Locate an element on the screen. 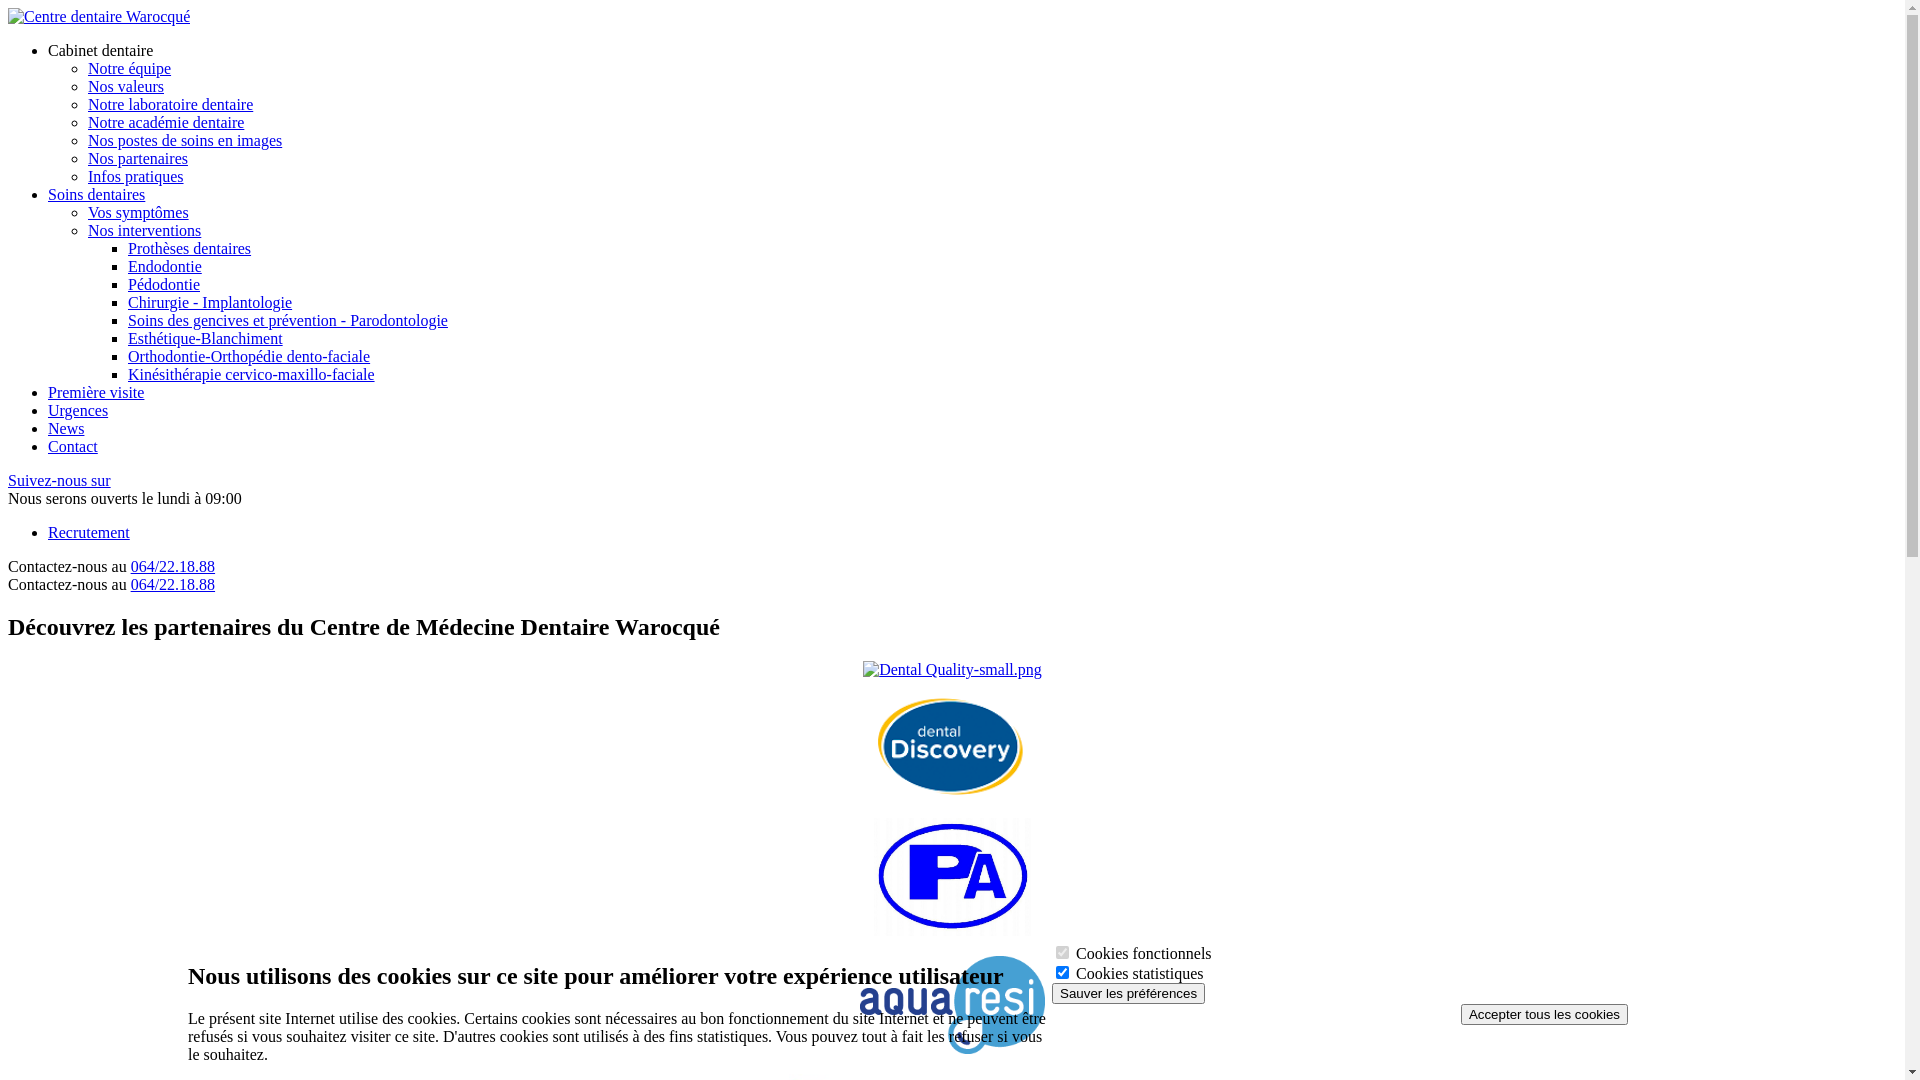 The width and height of the screenshot is (1920, 1080). '064/22.18.88' is located at coordinates (129, 584).